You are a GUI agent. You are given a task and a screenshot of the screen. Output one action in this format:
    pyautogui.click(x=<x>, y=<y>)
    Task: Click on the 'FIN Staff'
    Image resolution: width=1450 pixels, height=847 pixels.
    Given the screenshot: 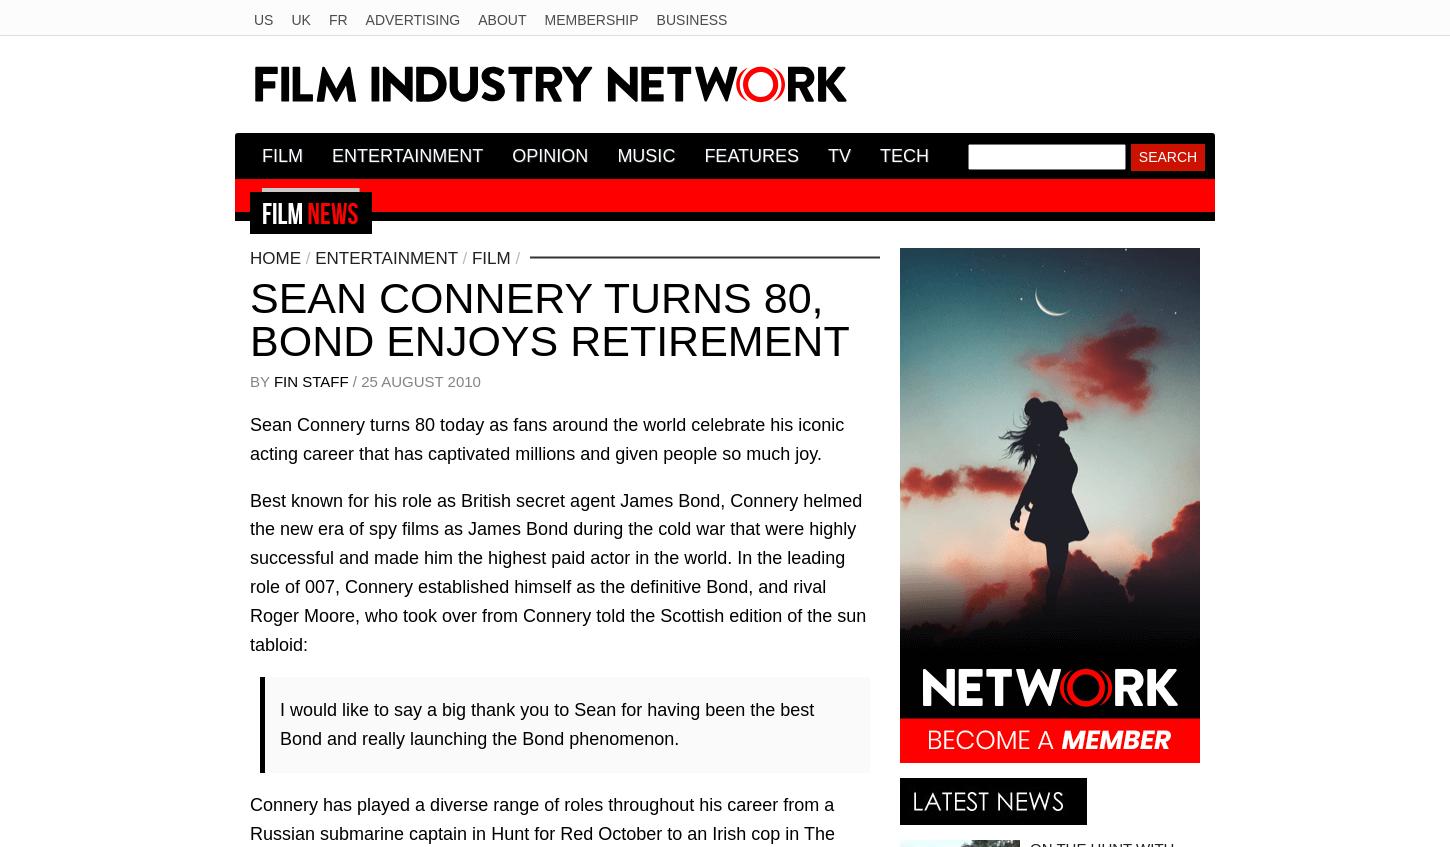 What is the action you would take?
    pyautogui.click(x=310, y=379)
    